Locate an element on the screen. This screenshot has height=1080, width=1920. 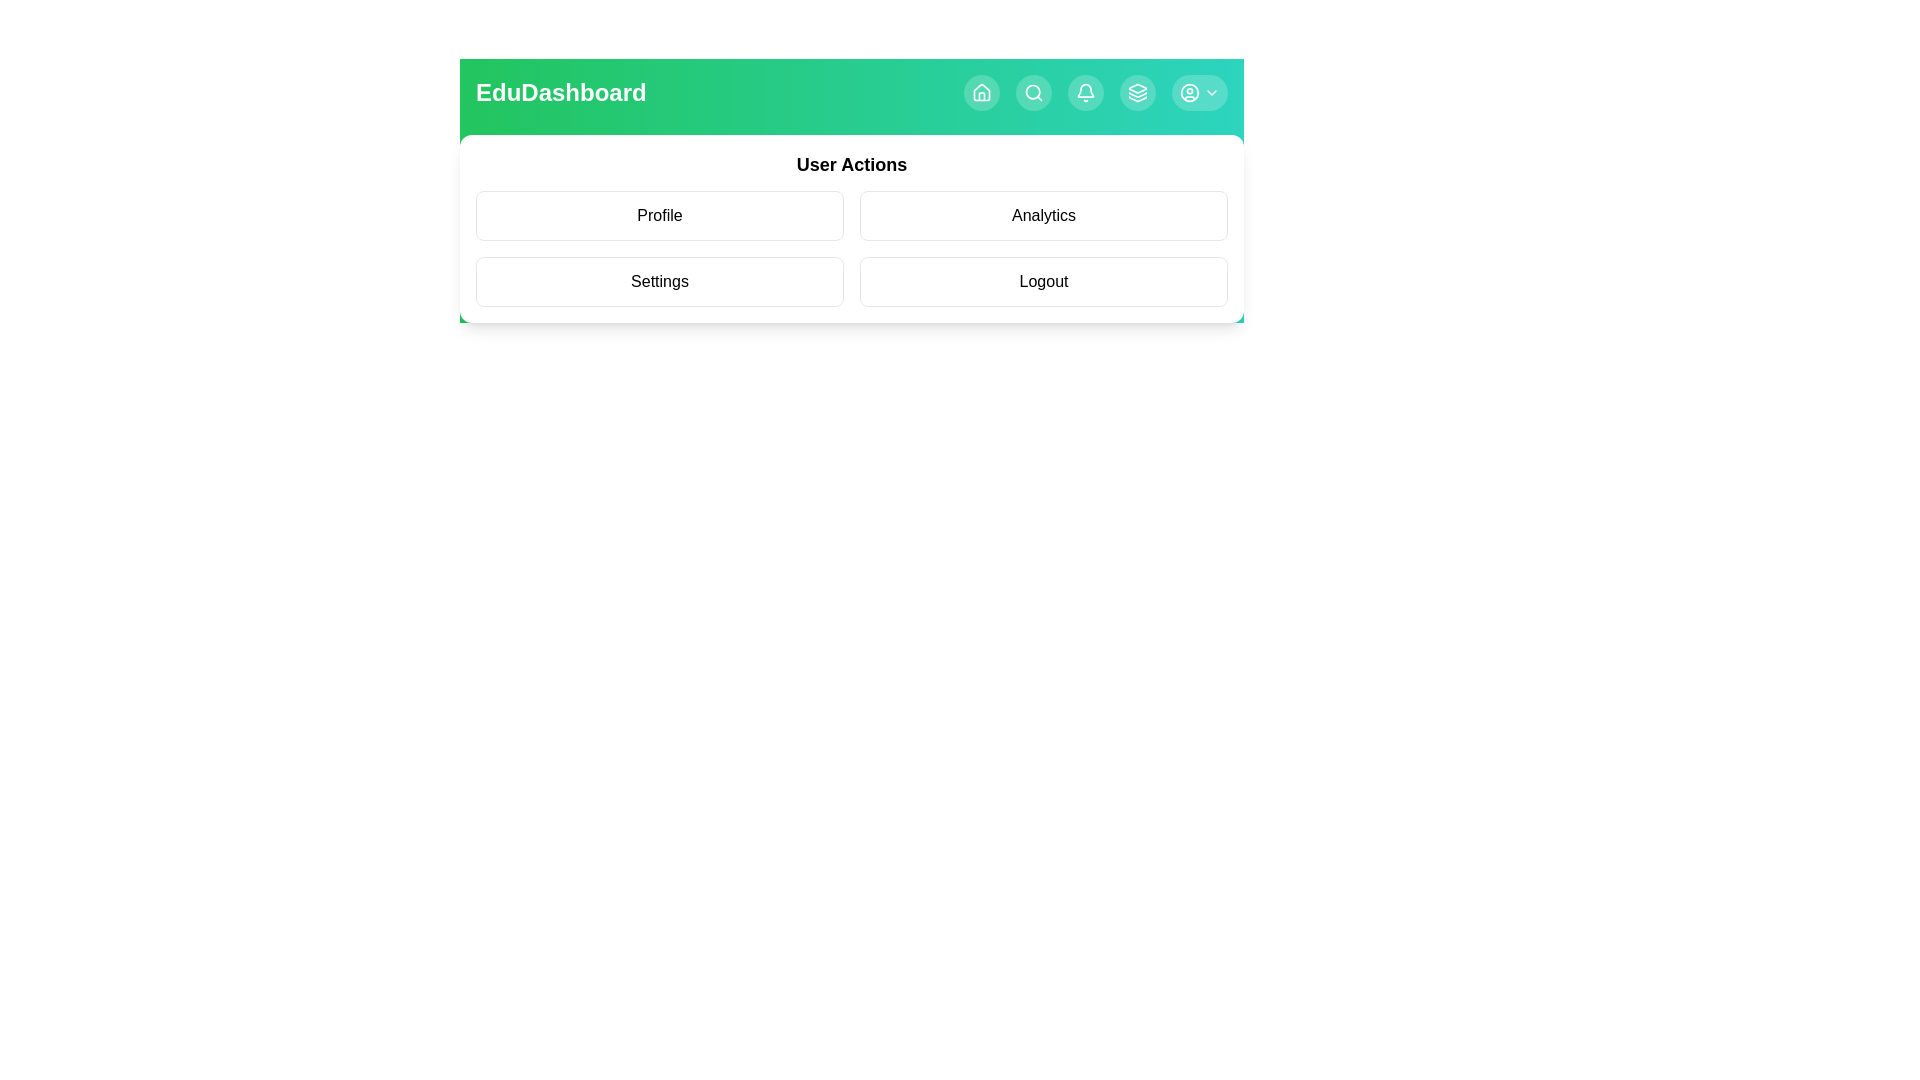
the navigation button Layers is located at coordinates (1137, 92).